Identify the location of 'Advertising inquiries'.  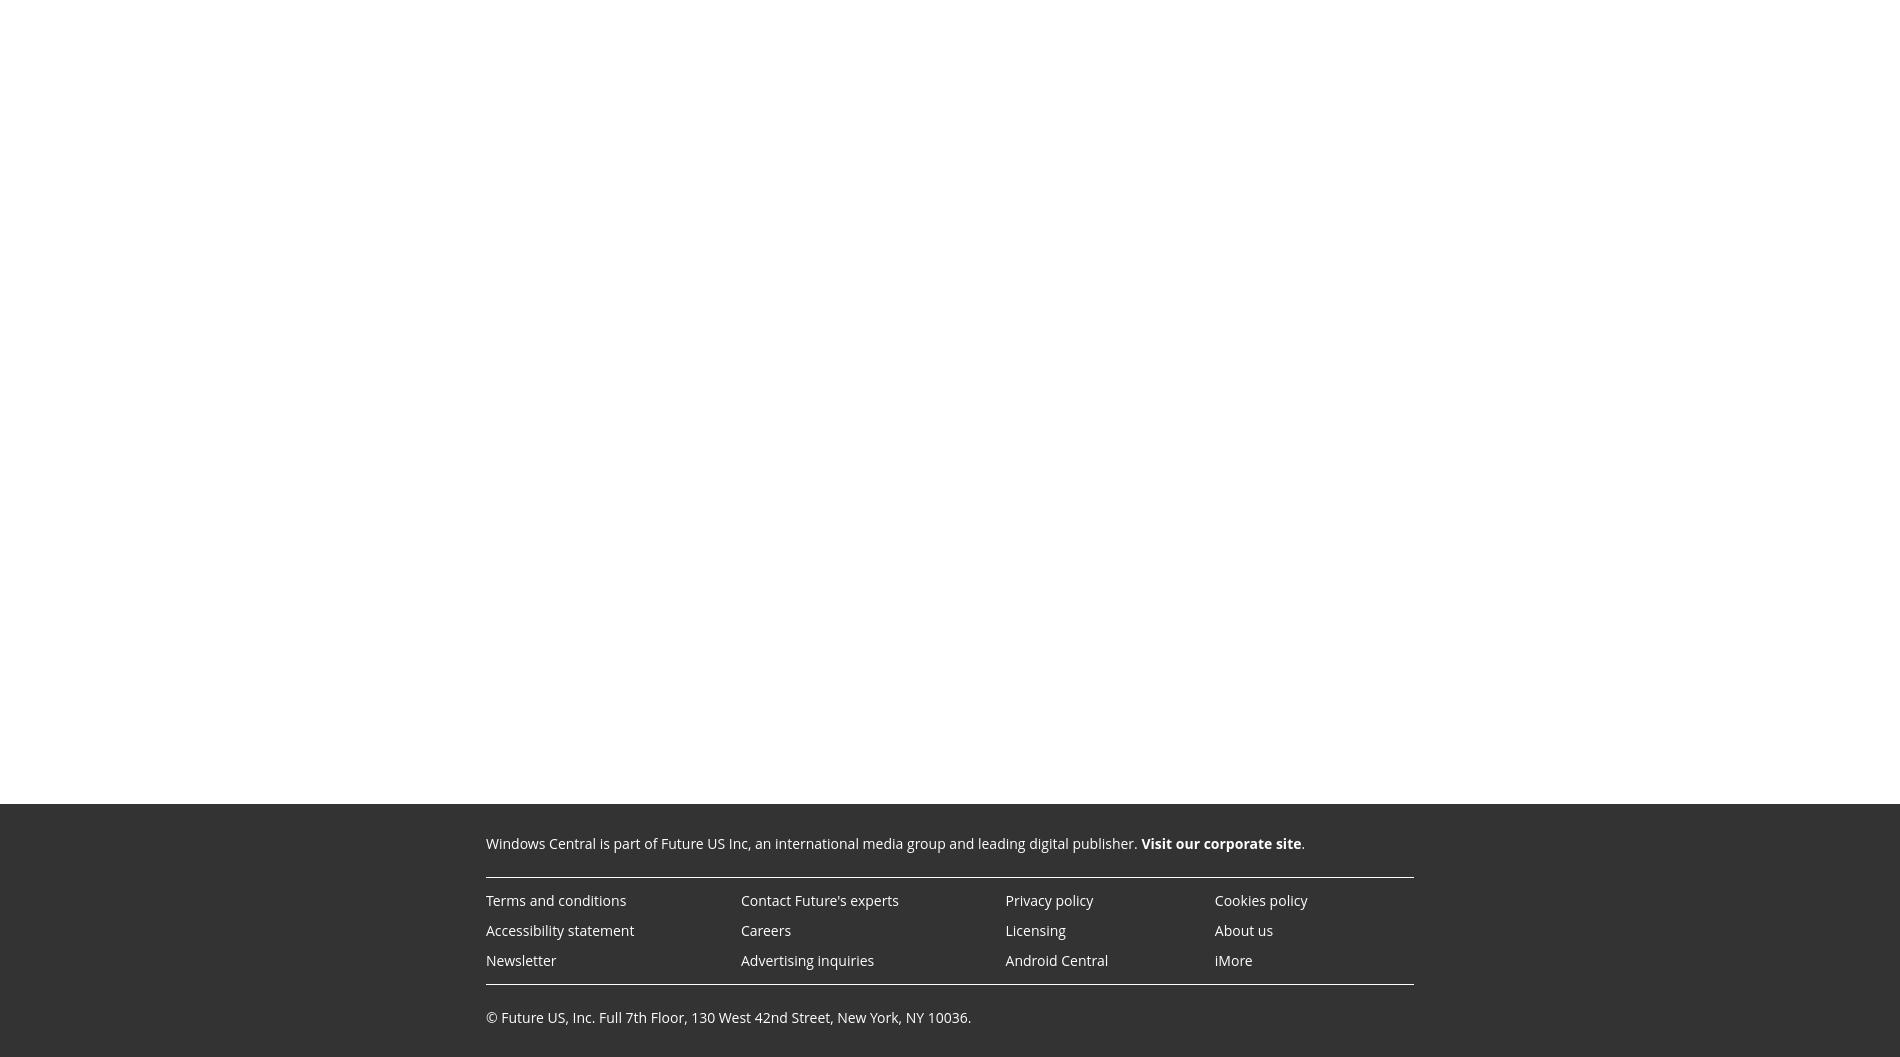
(805, 960).